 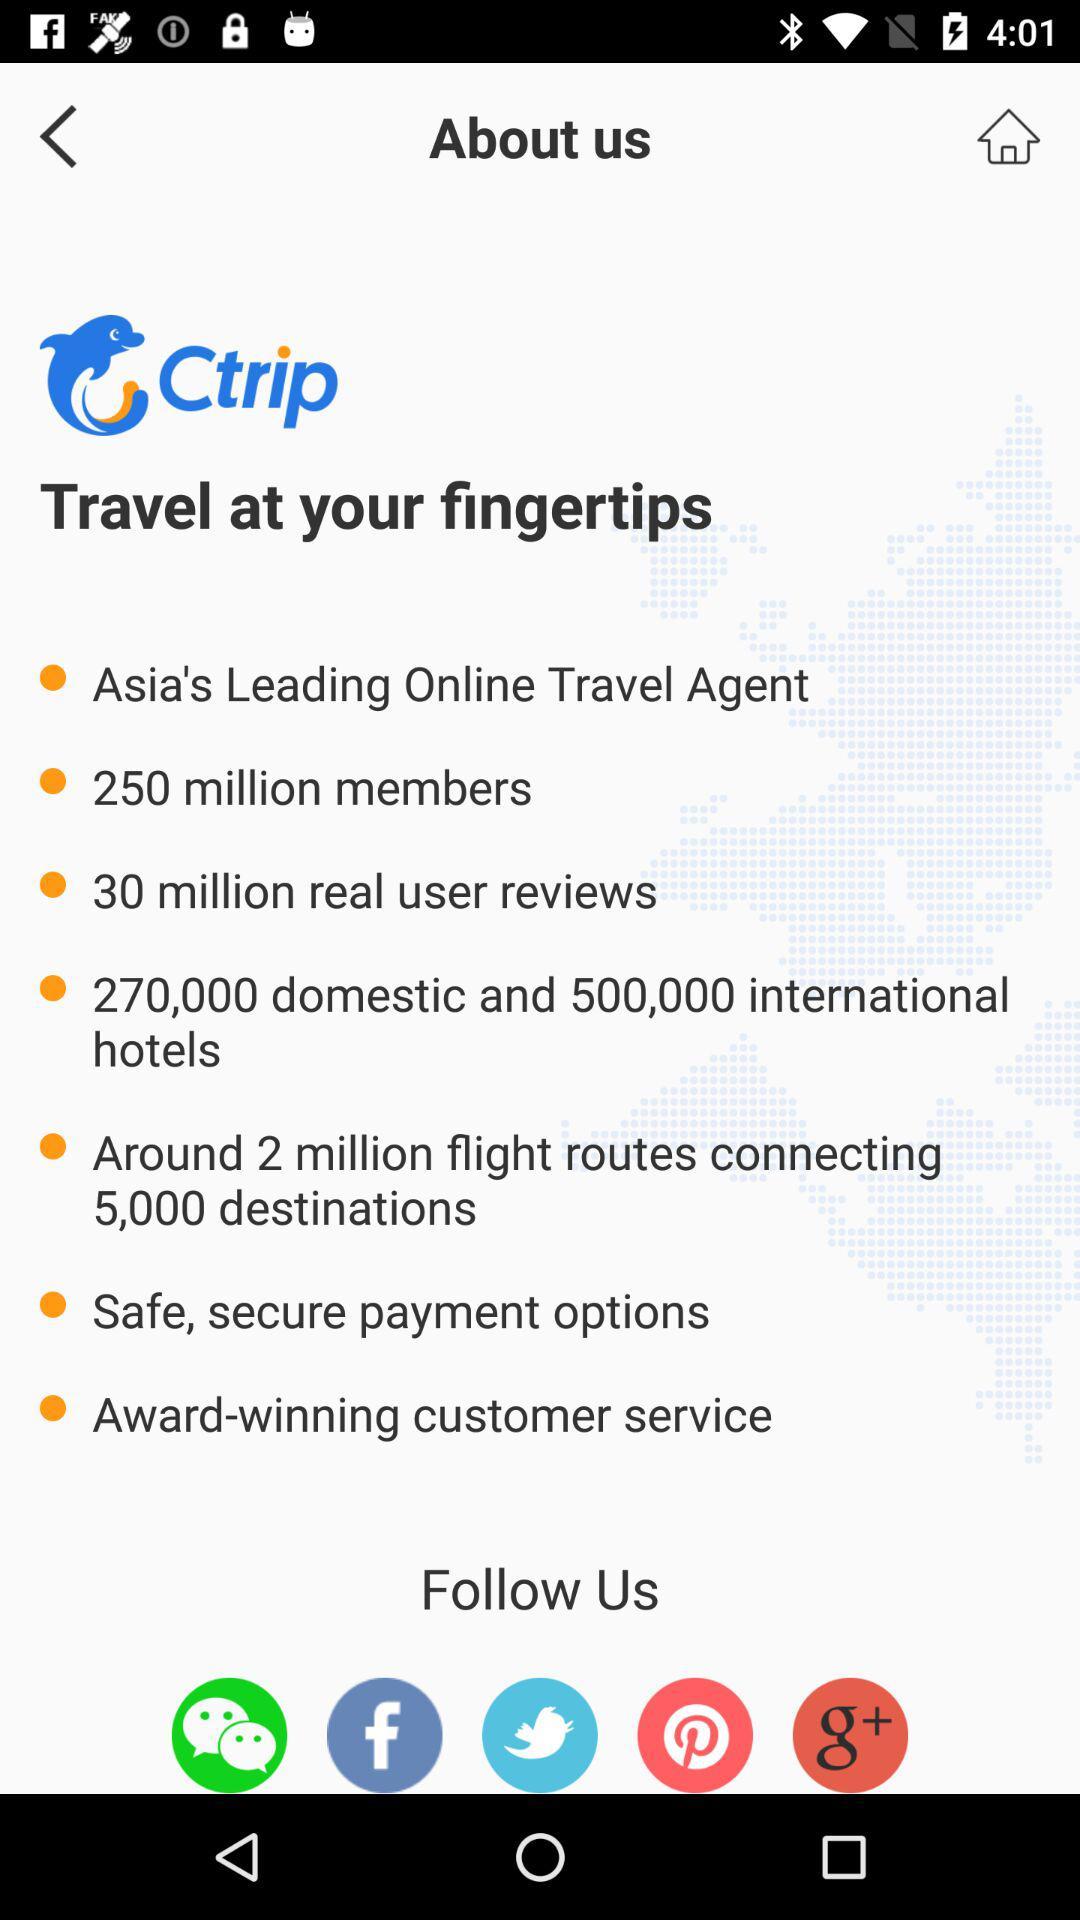 I want to click on follow on facebook, so click(x=384, y=1734).